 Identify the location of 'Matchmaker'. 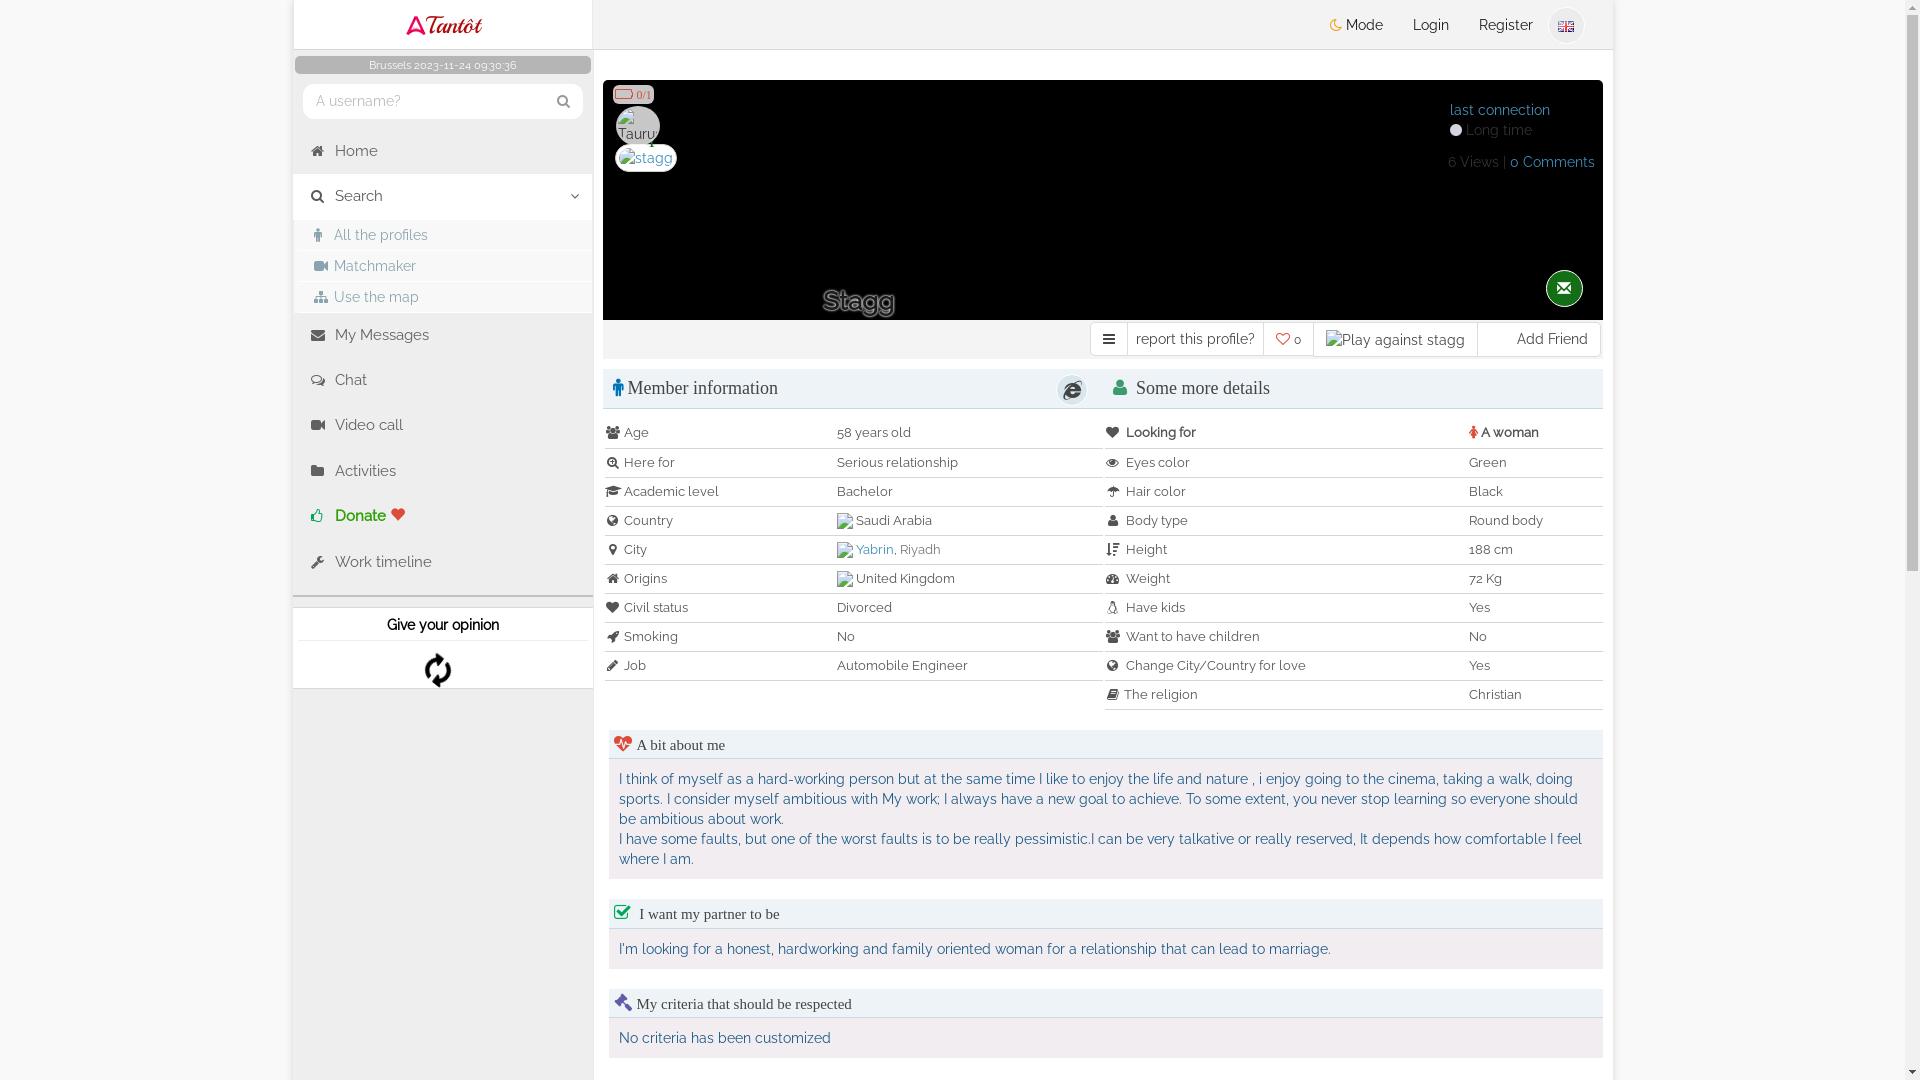
(296, 265).